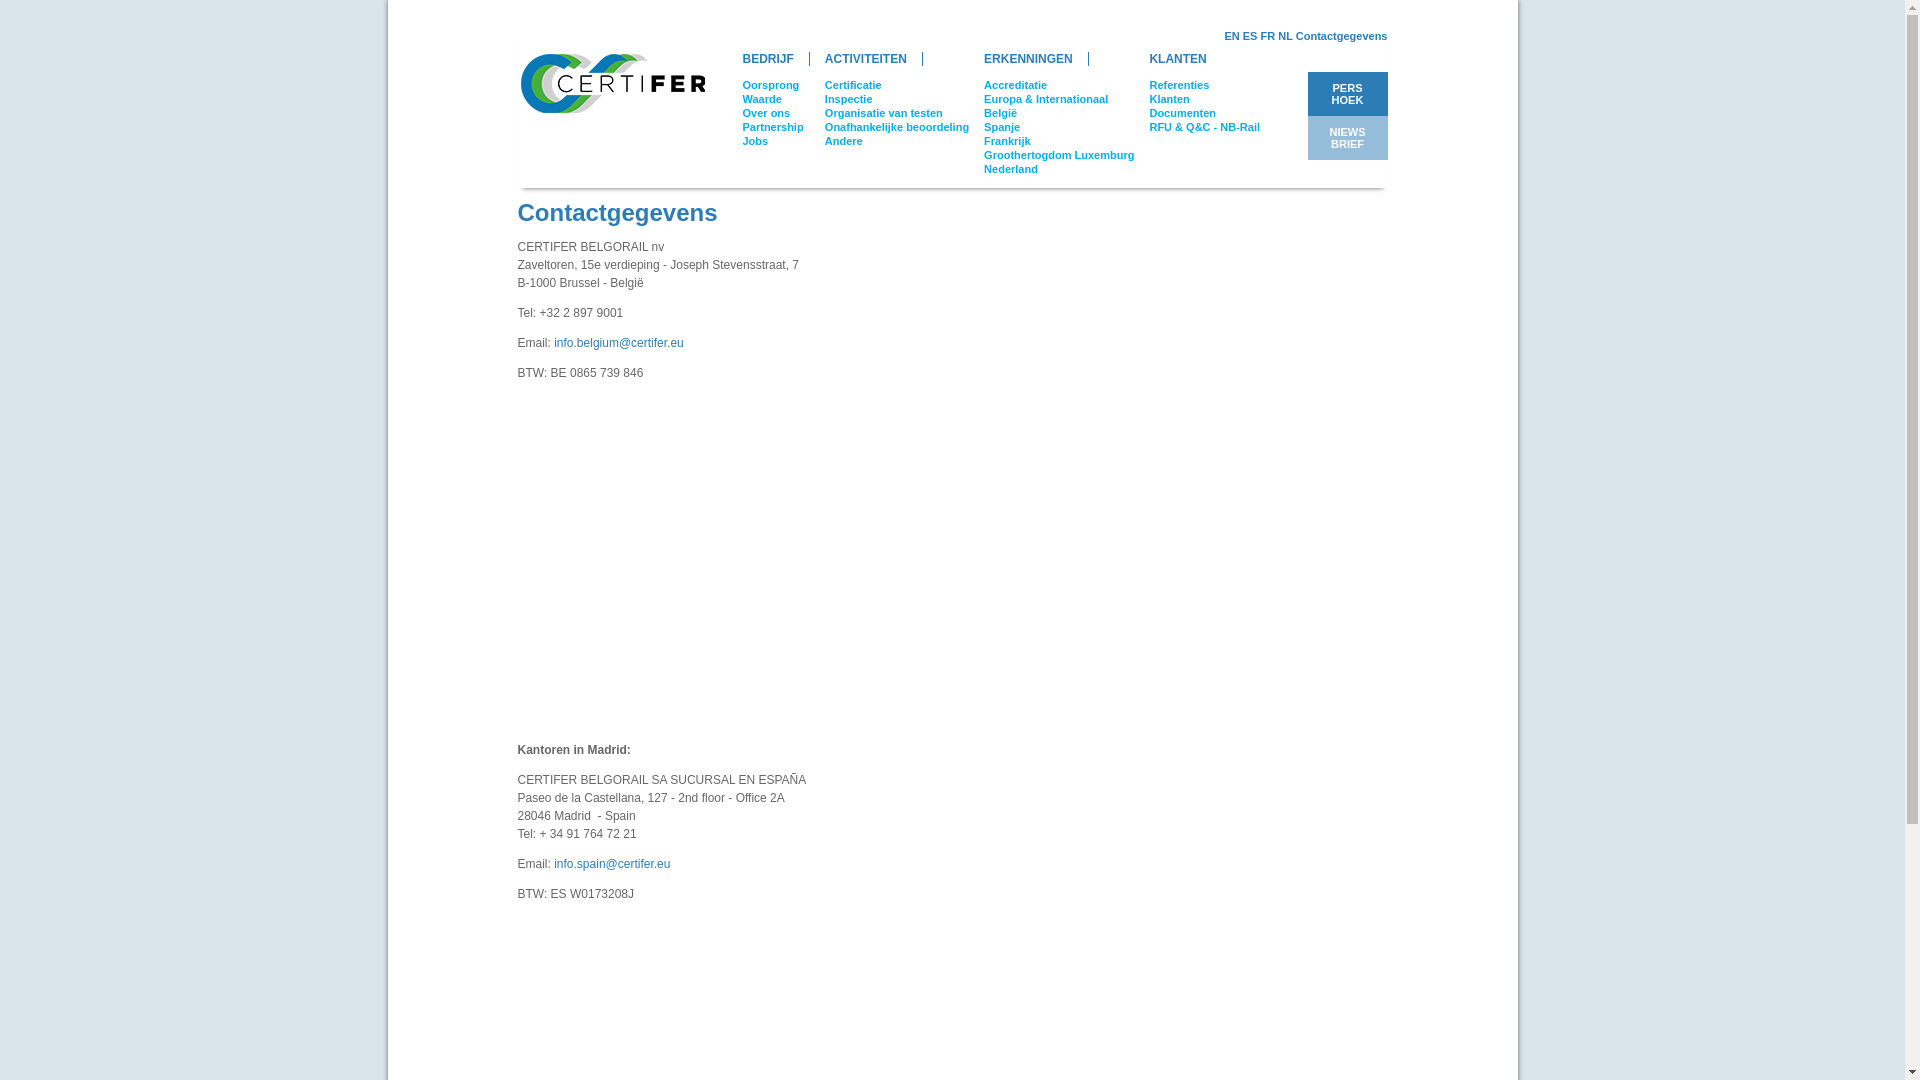 This screenshot has height=1080, width=1920. I want to click on 'Accreditatie', so click(983, 83).